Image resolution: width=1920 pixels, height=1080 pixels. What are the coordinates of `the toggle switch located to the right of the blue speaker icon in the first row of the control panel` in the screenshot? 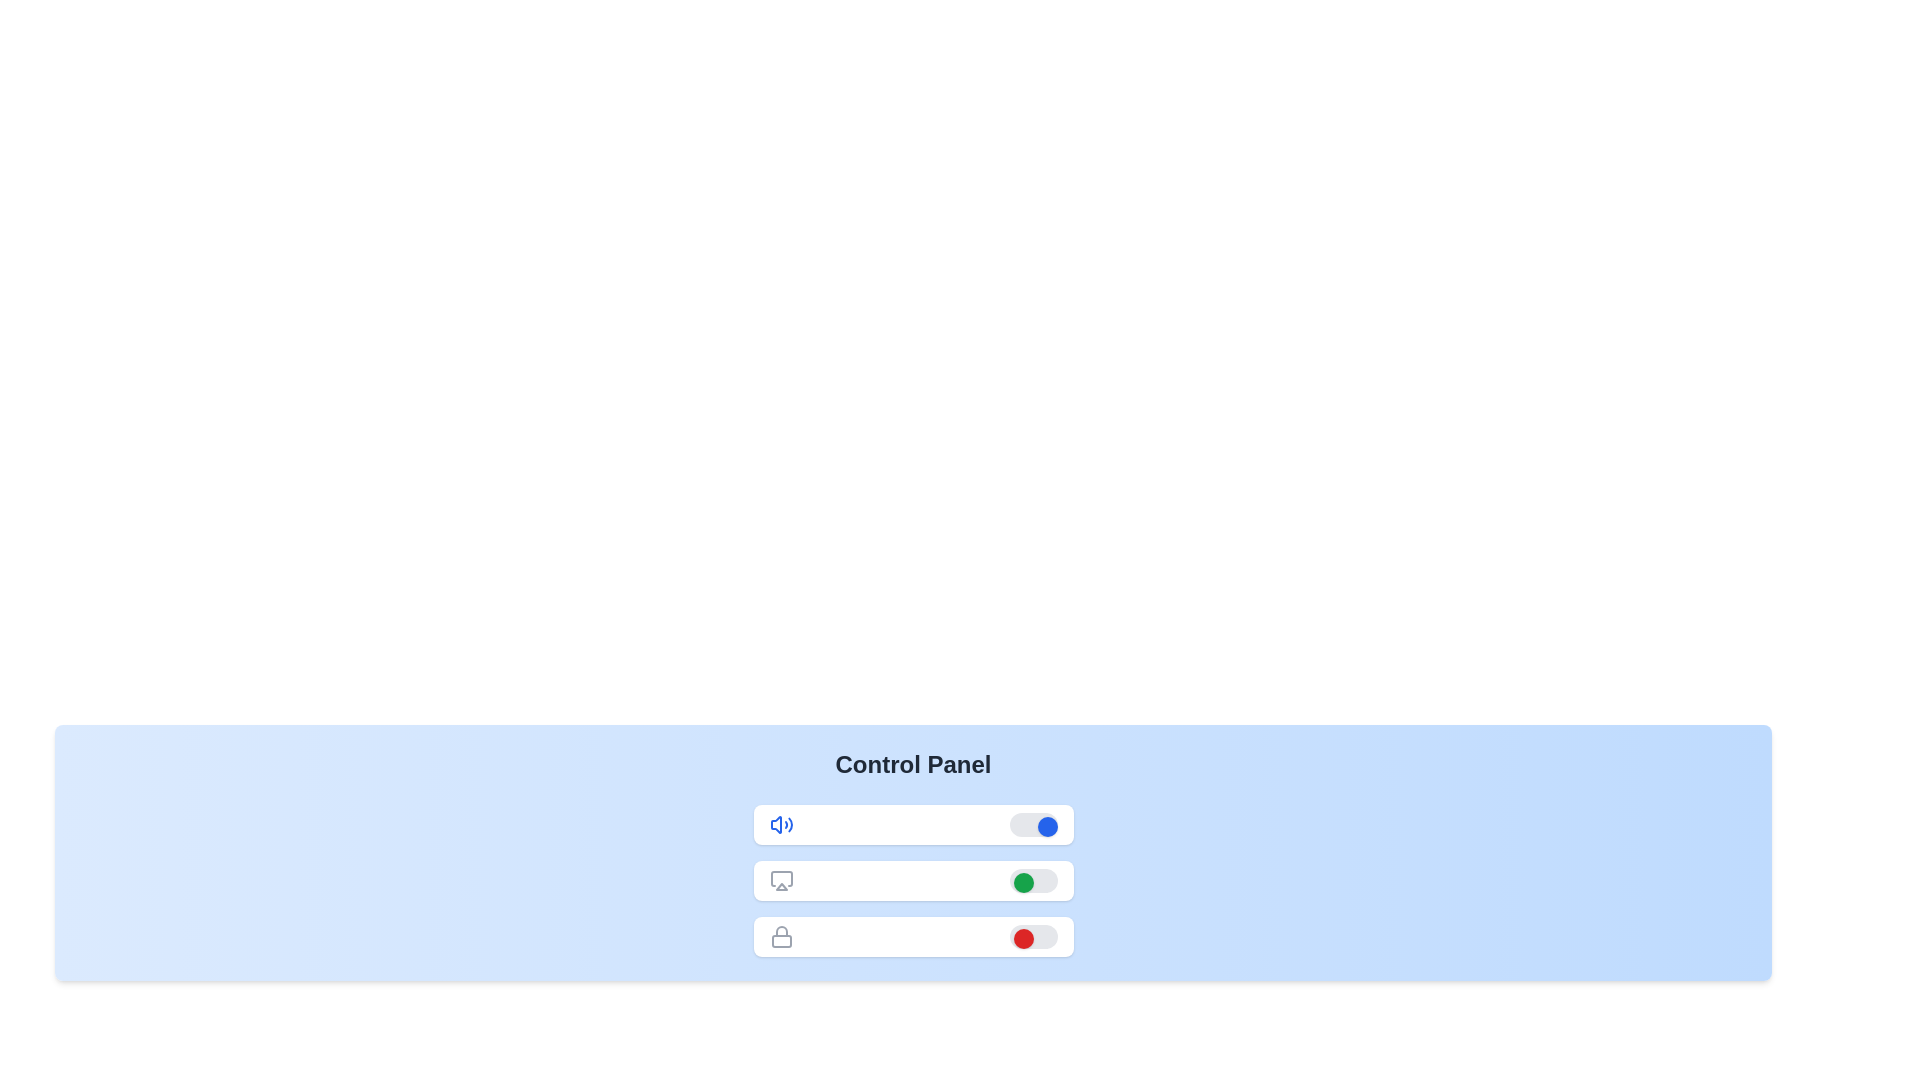 It's located at (1033, 825).